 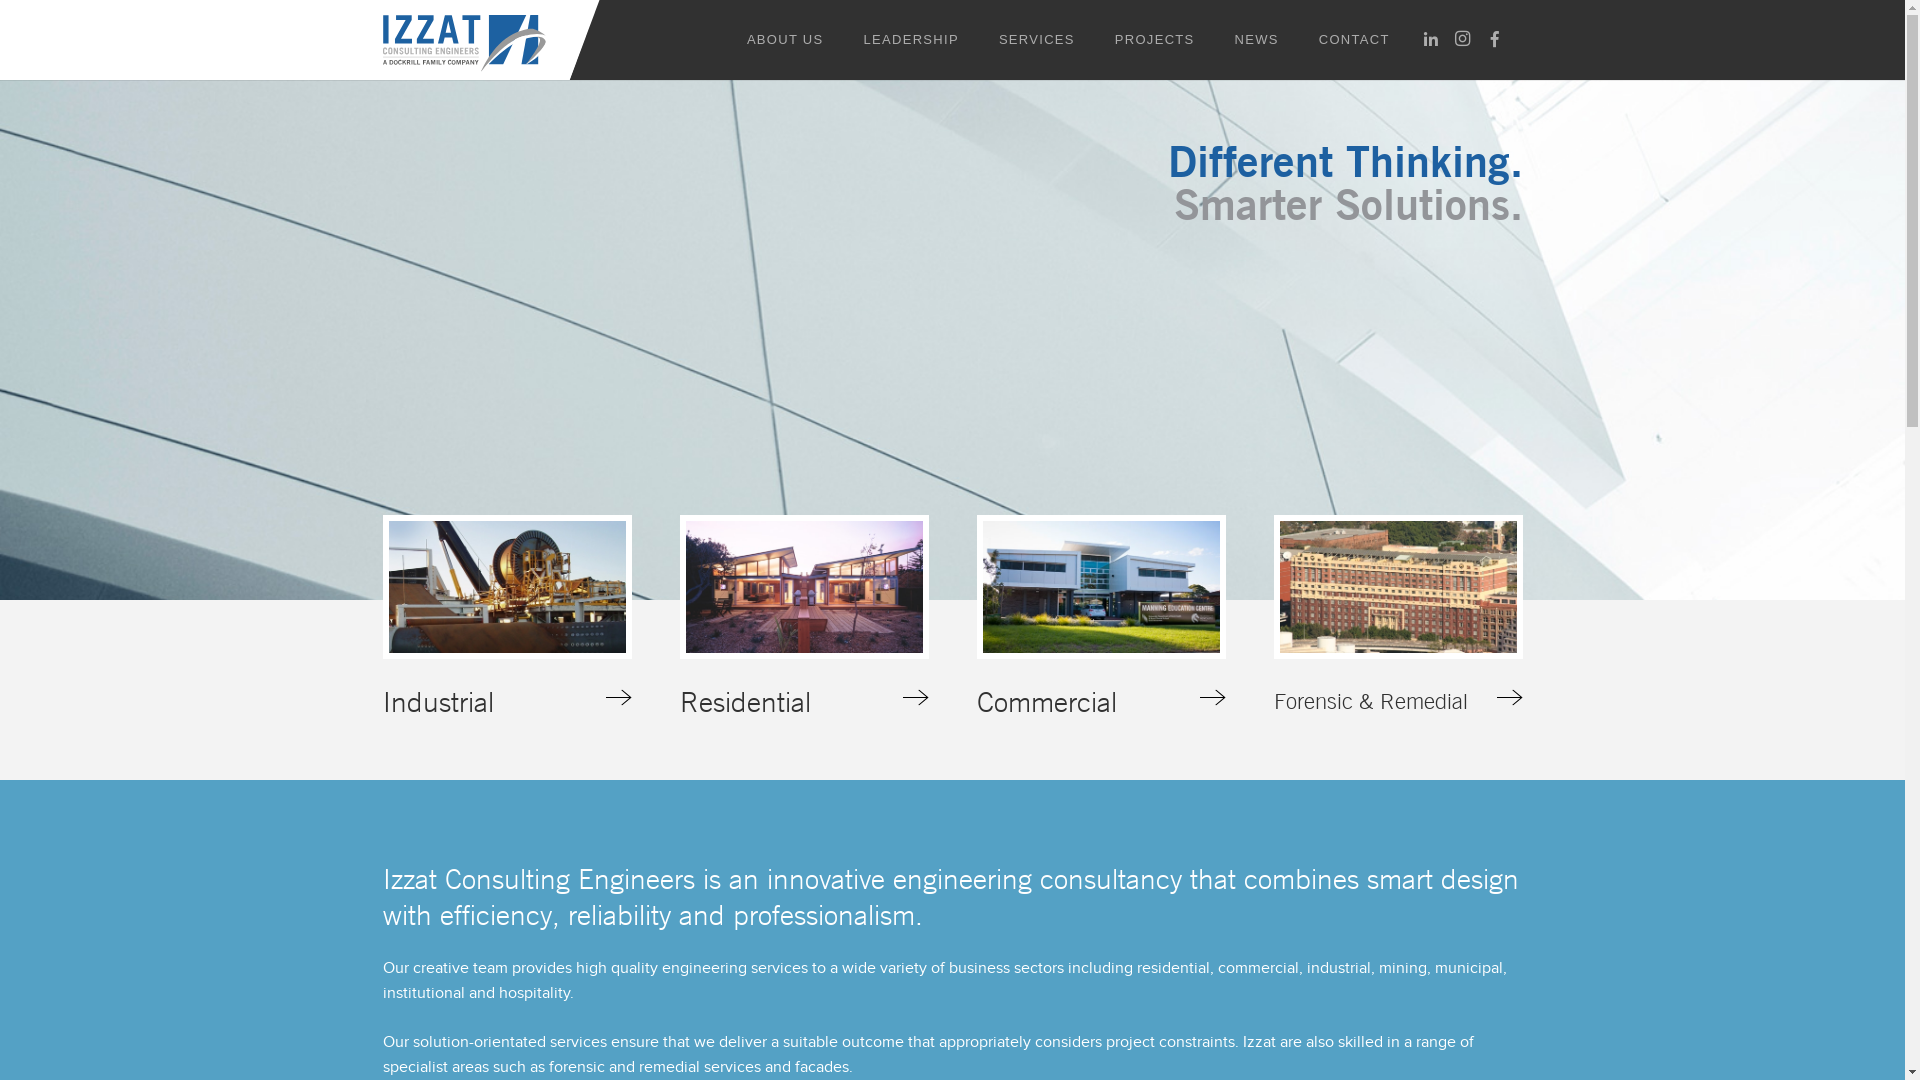 What do you see at coordinates (1155, 39) in the screenshot?
I see `'PROJECTS'` at bounding box center [1155, 39].